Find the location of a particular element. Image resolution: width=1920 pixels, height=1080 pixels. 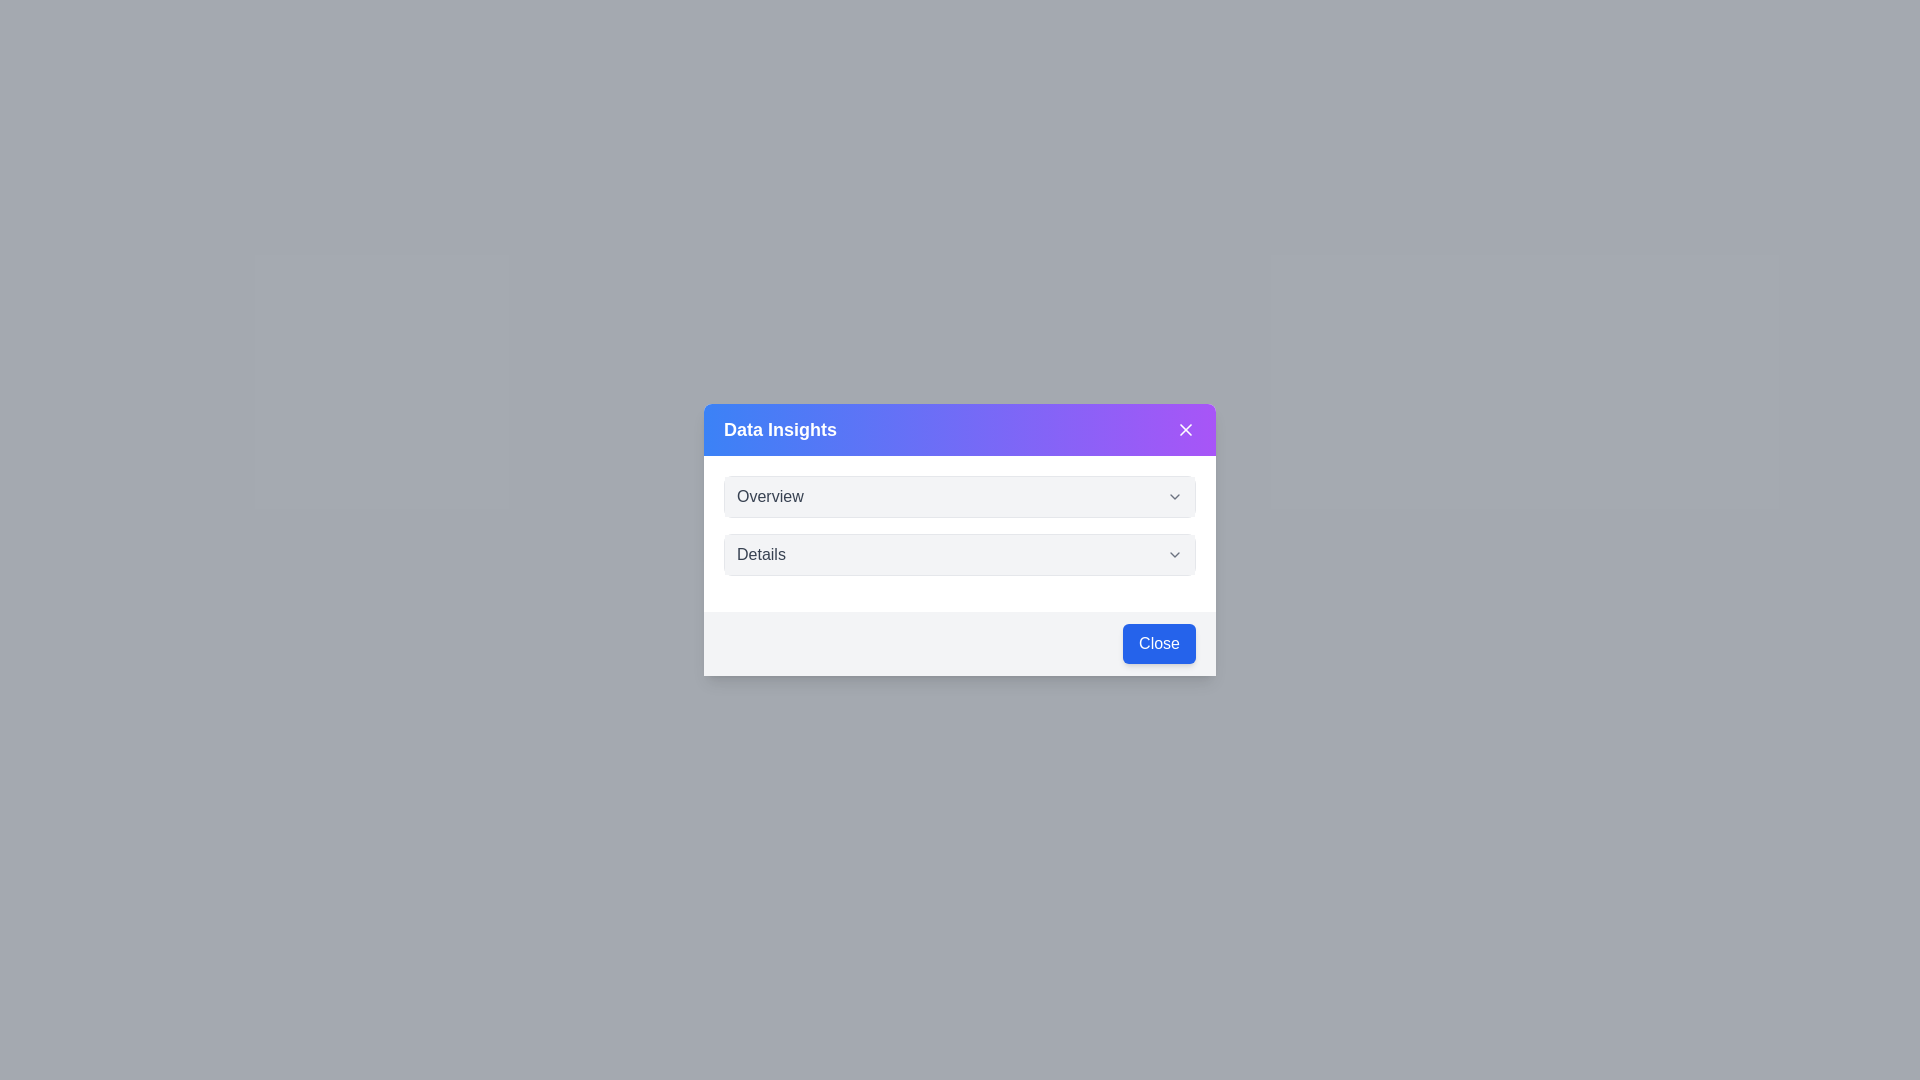

the Close button to close the dialog is located at coordinates (1159, 644).